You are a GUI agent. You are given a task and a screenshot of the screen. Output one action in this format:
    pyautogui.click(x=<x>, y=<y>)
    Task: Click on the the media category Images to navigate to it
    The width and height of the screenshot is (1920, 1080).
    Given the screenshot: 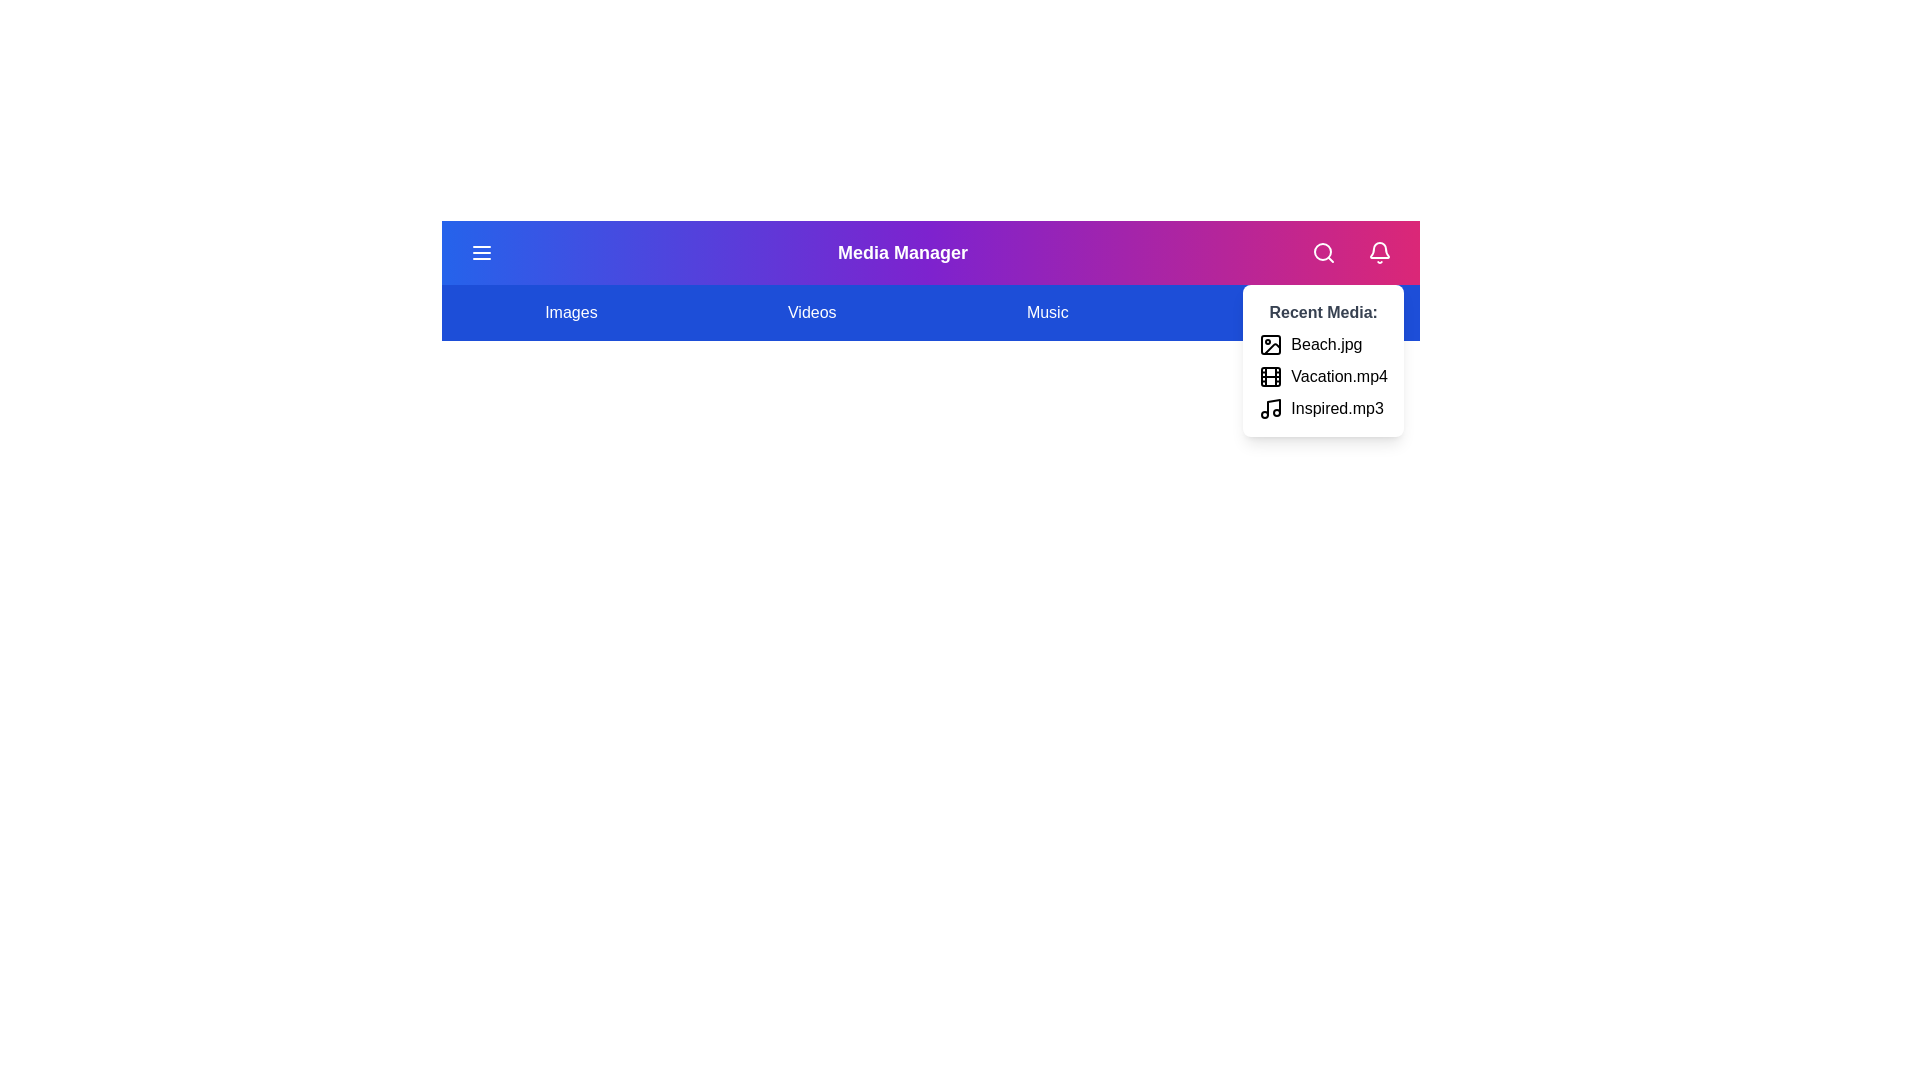 What is the action you would take?
    pyautogui.click(x=570, y=312)
    